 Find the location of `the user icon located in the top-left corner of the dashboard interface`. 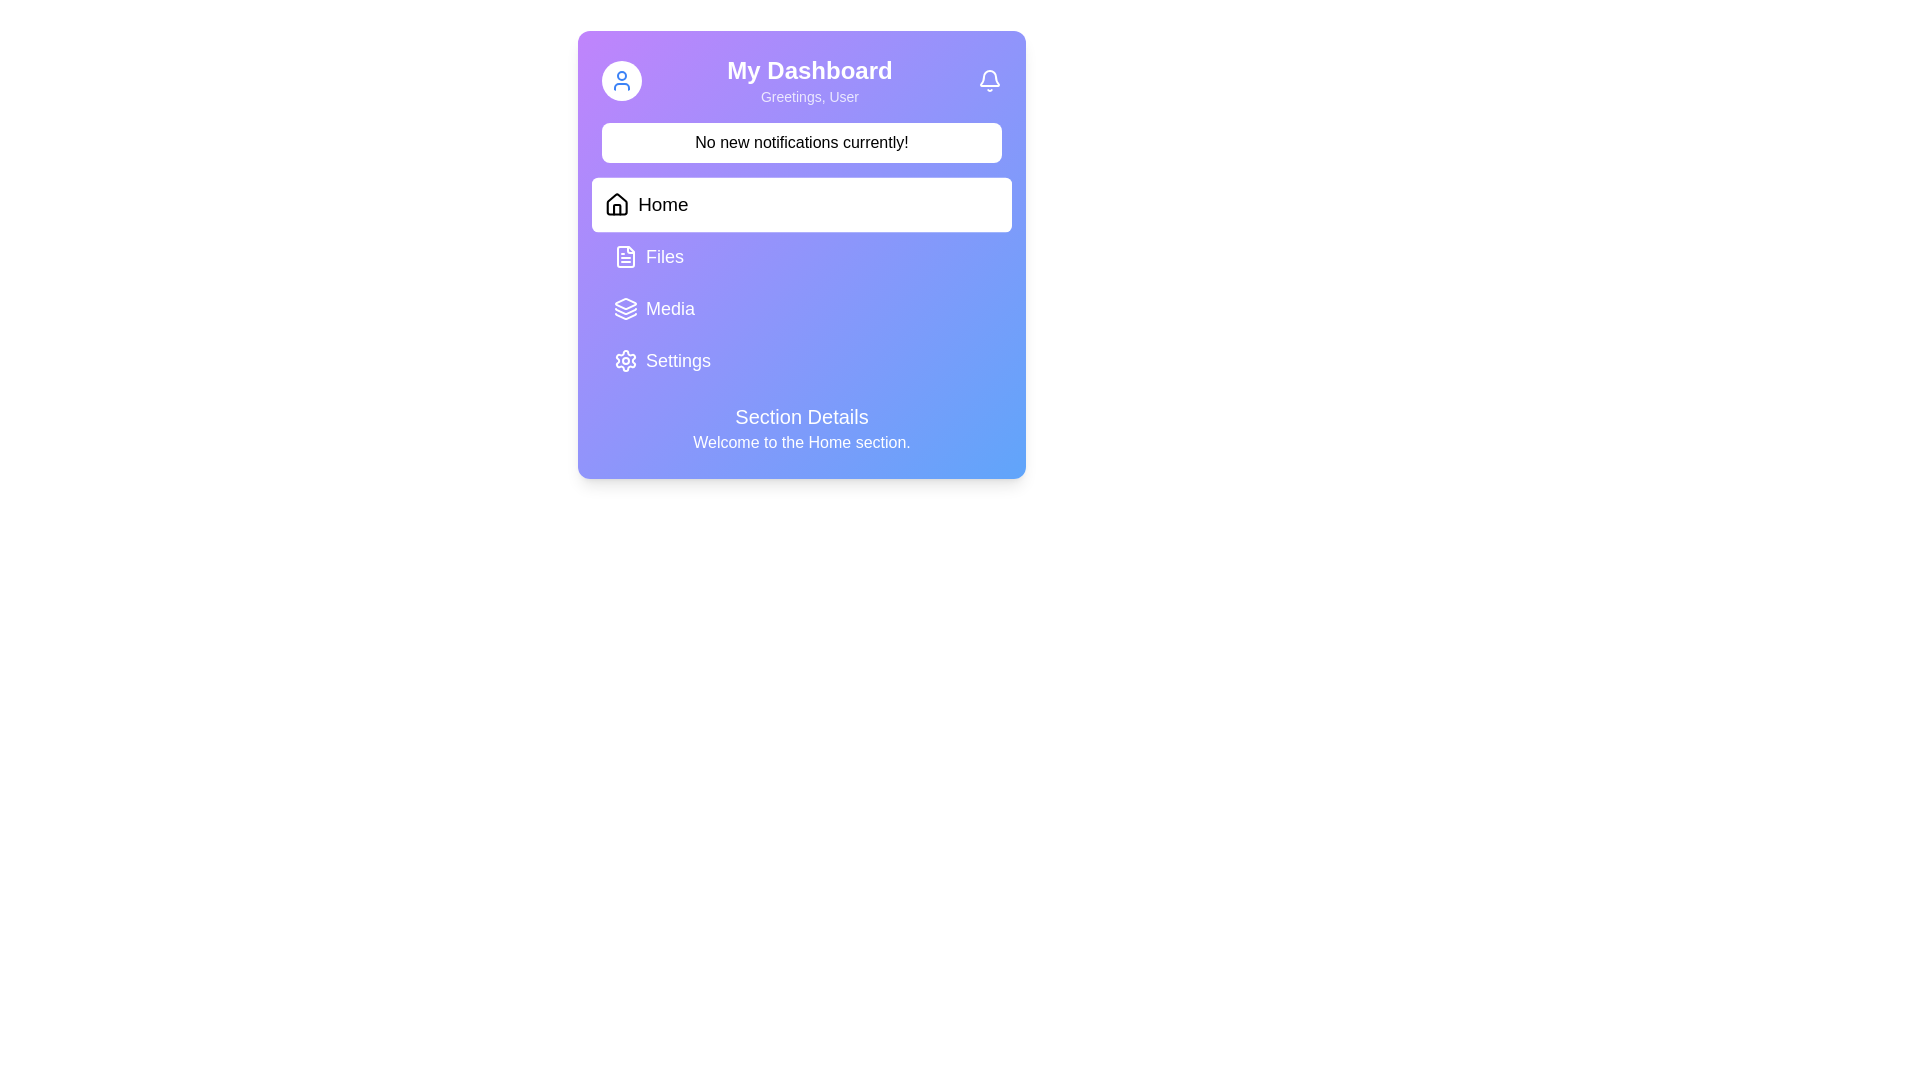

the user icon located in the top-left corner of the dashboard interface is located at coordinates (621, 80).